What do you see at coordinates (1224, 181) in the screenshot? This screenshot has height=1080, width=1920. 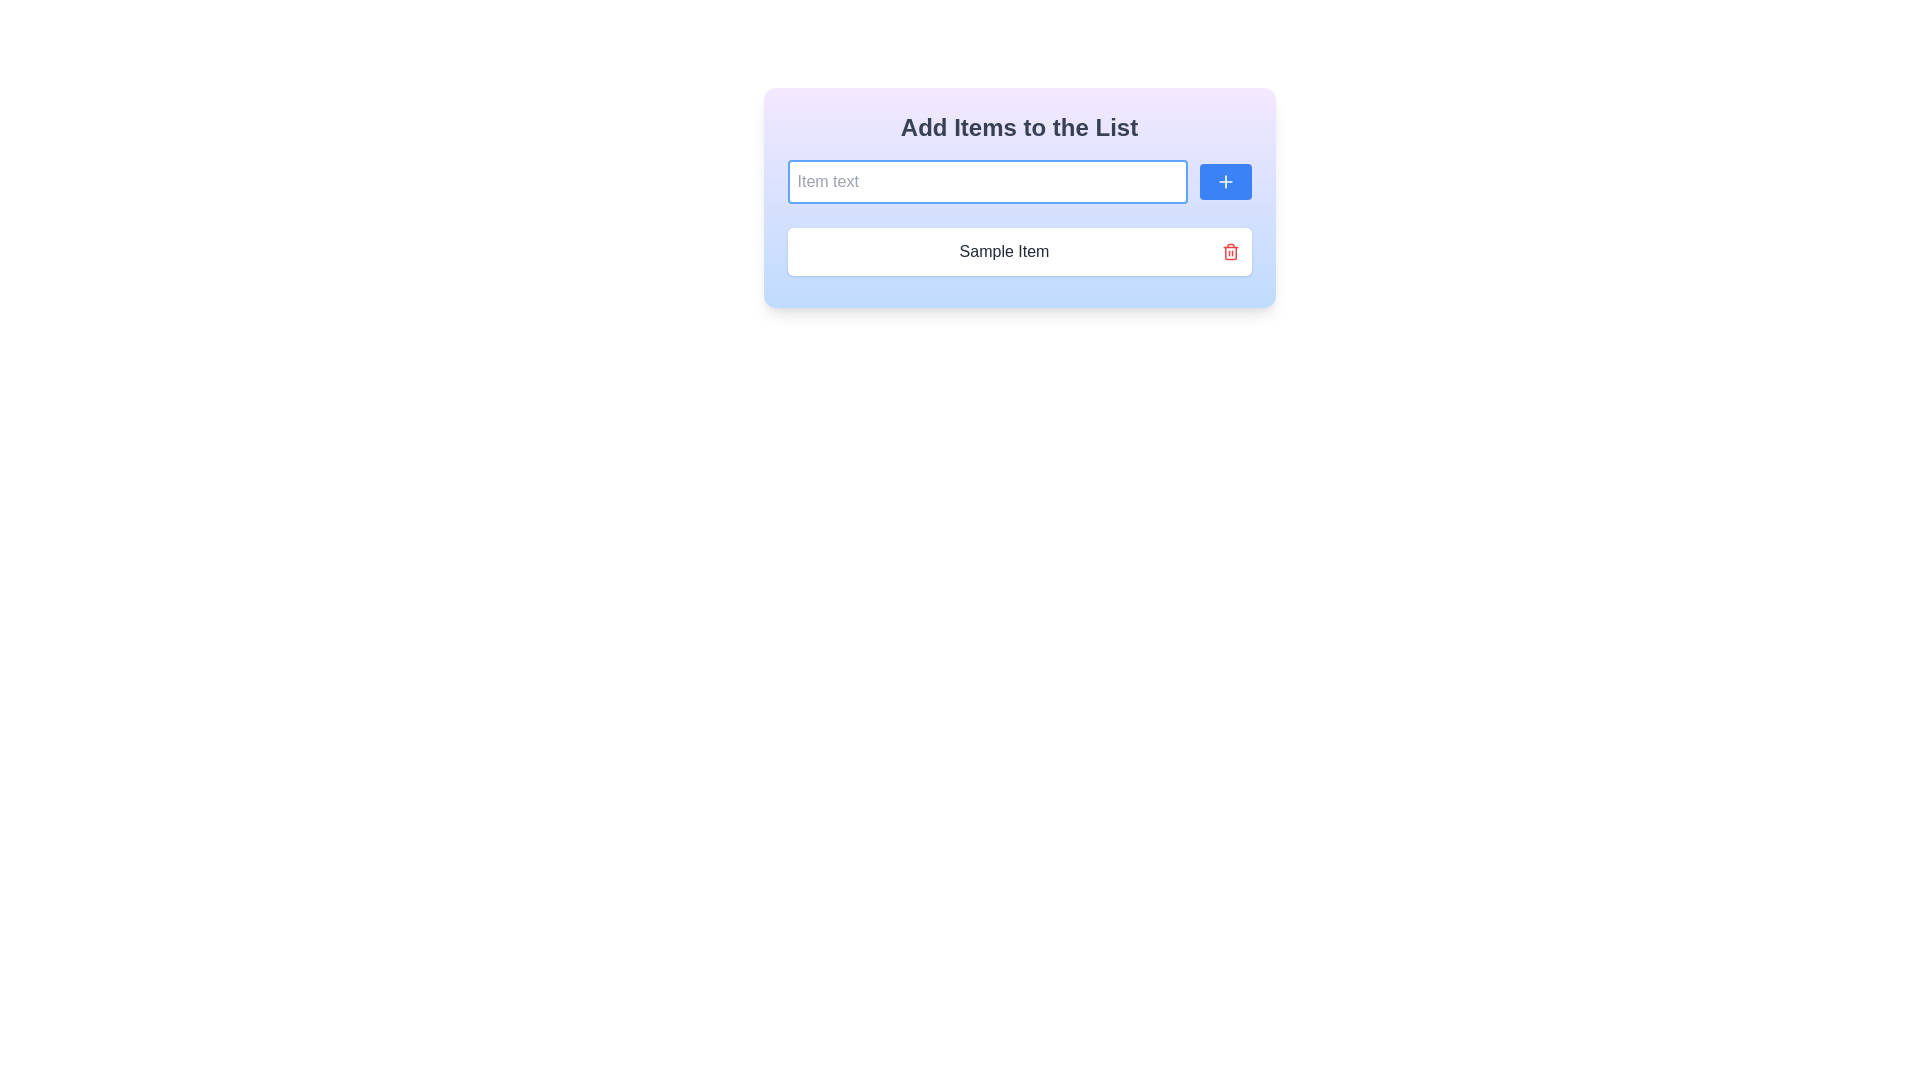 I see `the '+' icon button located on the right side of the 'Item text' input field within the 'Add Items to the List' section` at bounding box center [1224, 181].